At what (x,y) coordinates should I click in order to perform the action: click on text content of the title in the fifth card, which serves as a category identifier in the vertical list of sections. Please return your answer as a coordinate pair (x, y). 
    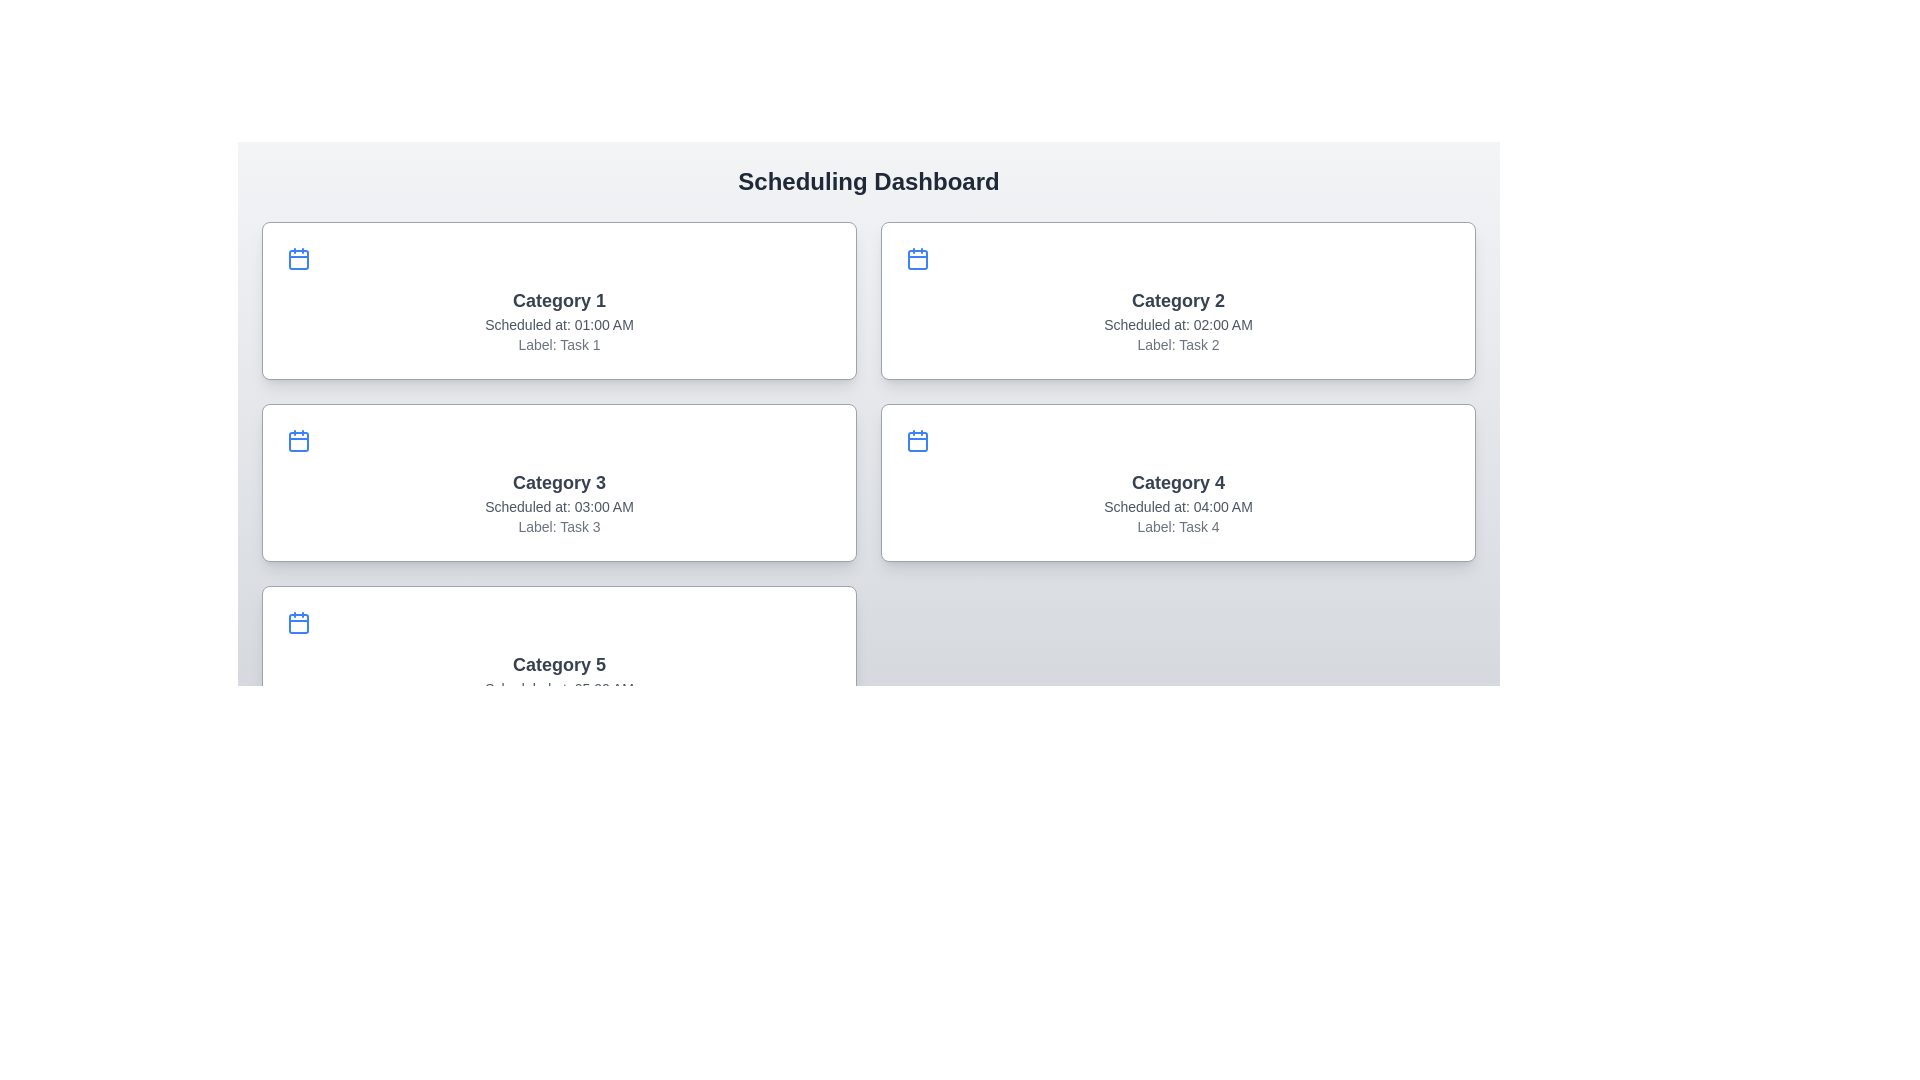
    Looking at the image, I should click on (559, 664).